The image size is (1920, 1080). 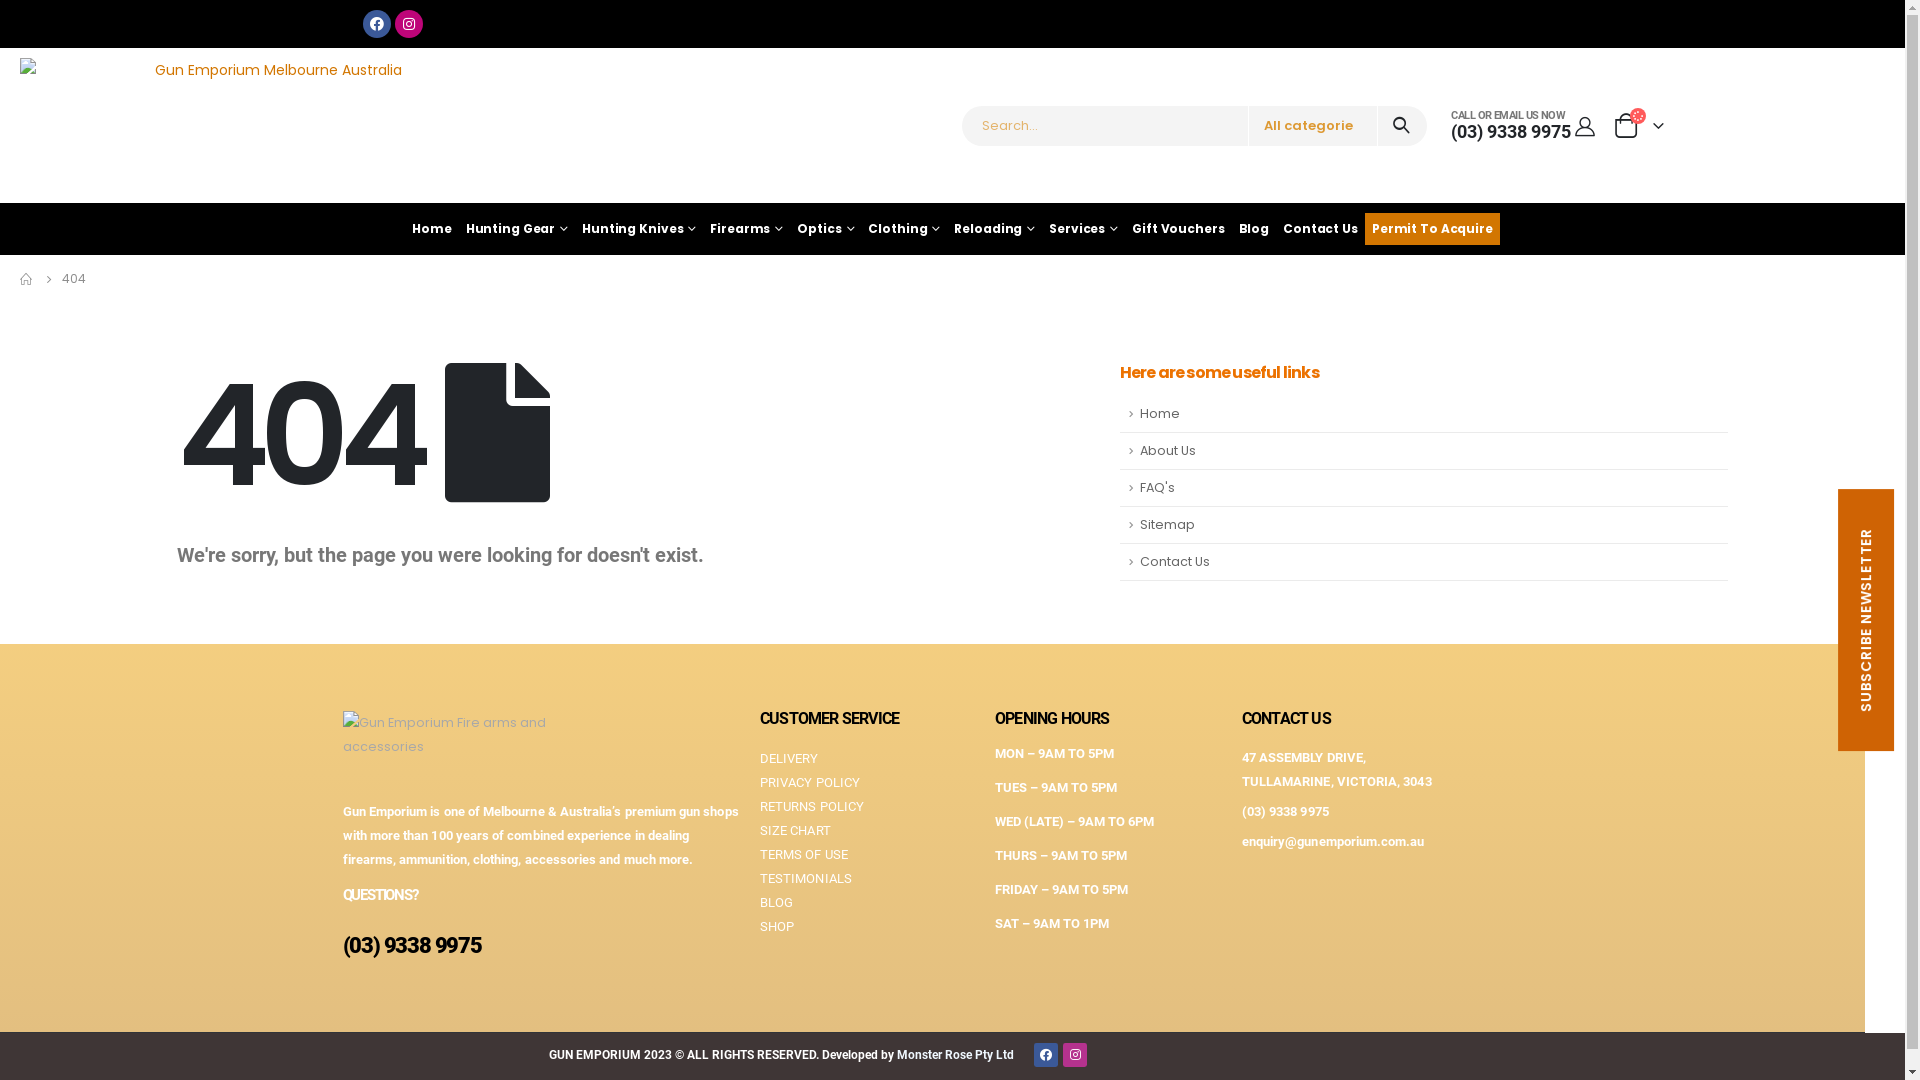 I want to click on 'CALL OR EMAIL US NOW, so click(x=1511, y=125).